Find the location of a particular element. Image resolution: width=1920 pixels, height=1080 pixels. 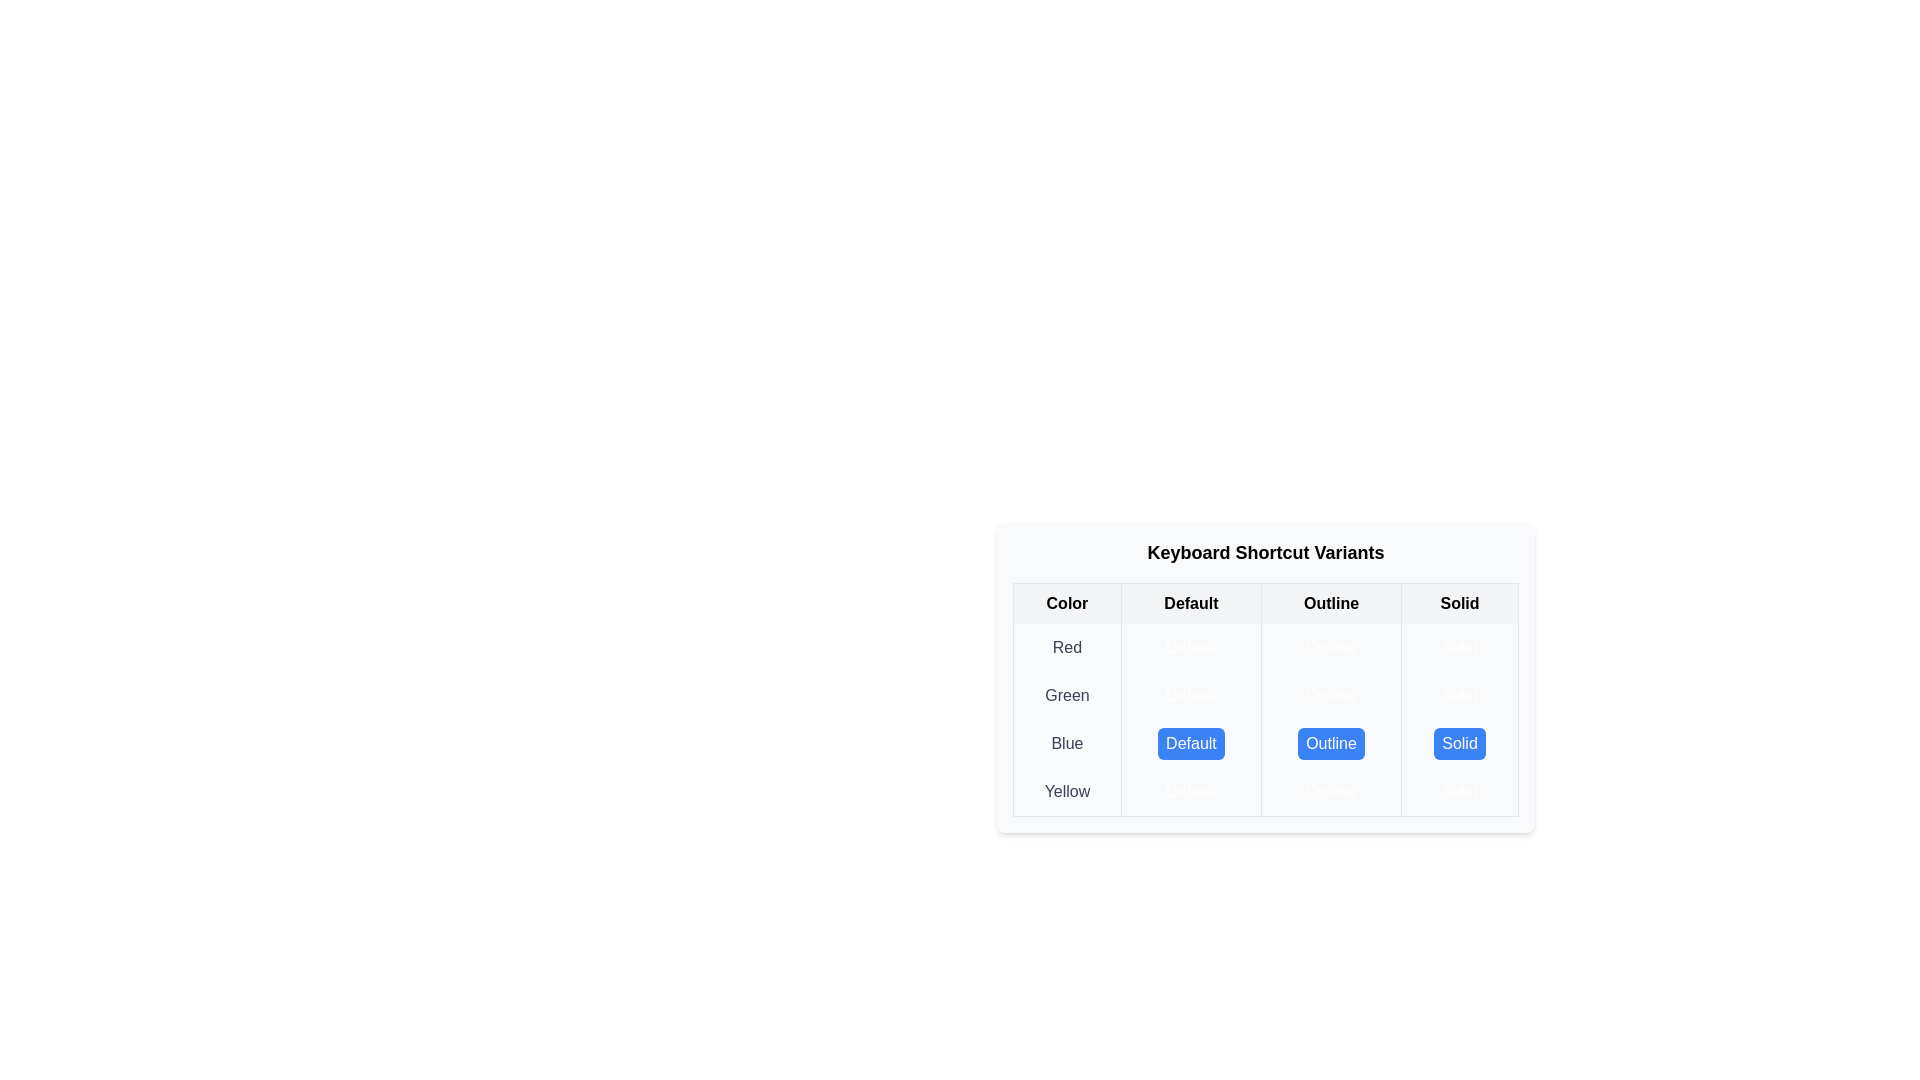

the text label that identifies the 'Blue' color in the tabular interface, located in the third row under the 'Color' column is located at coordinates (1066, 744).